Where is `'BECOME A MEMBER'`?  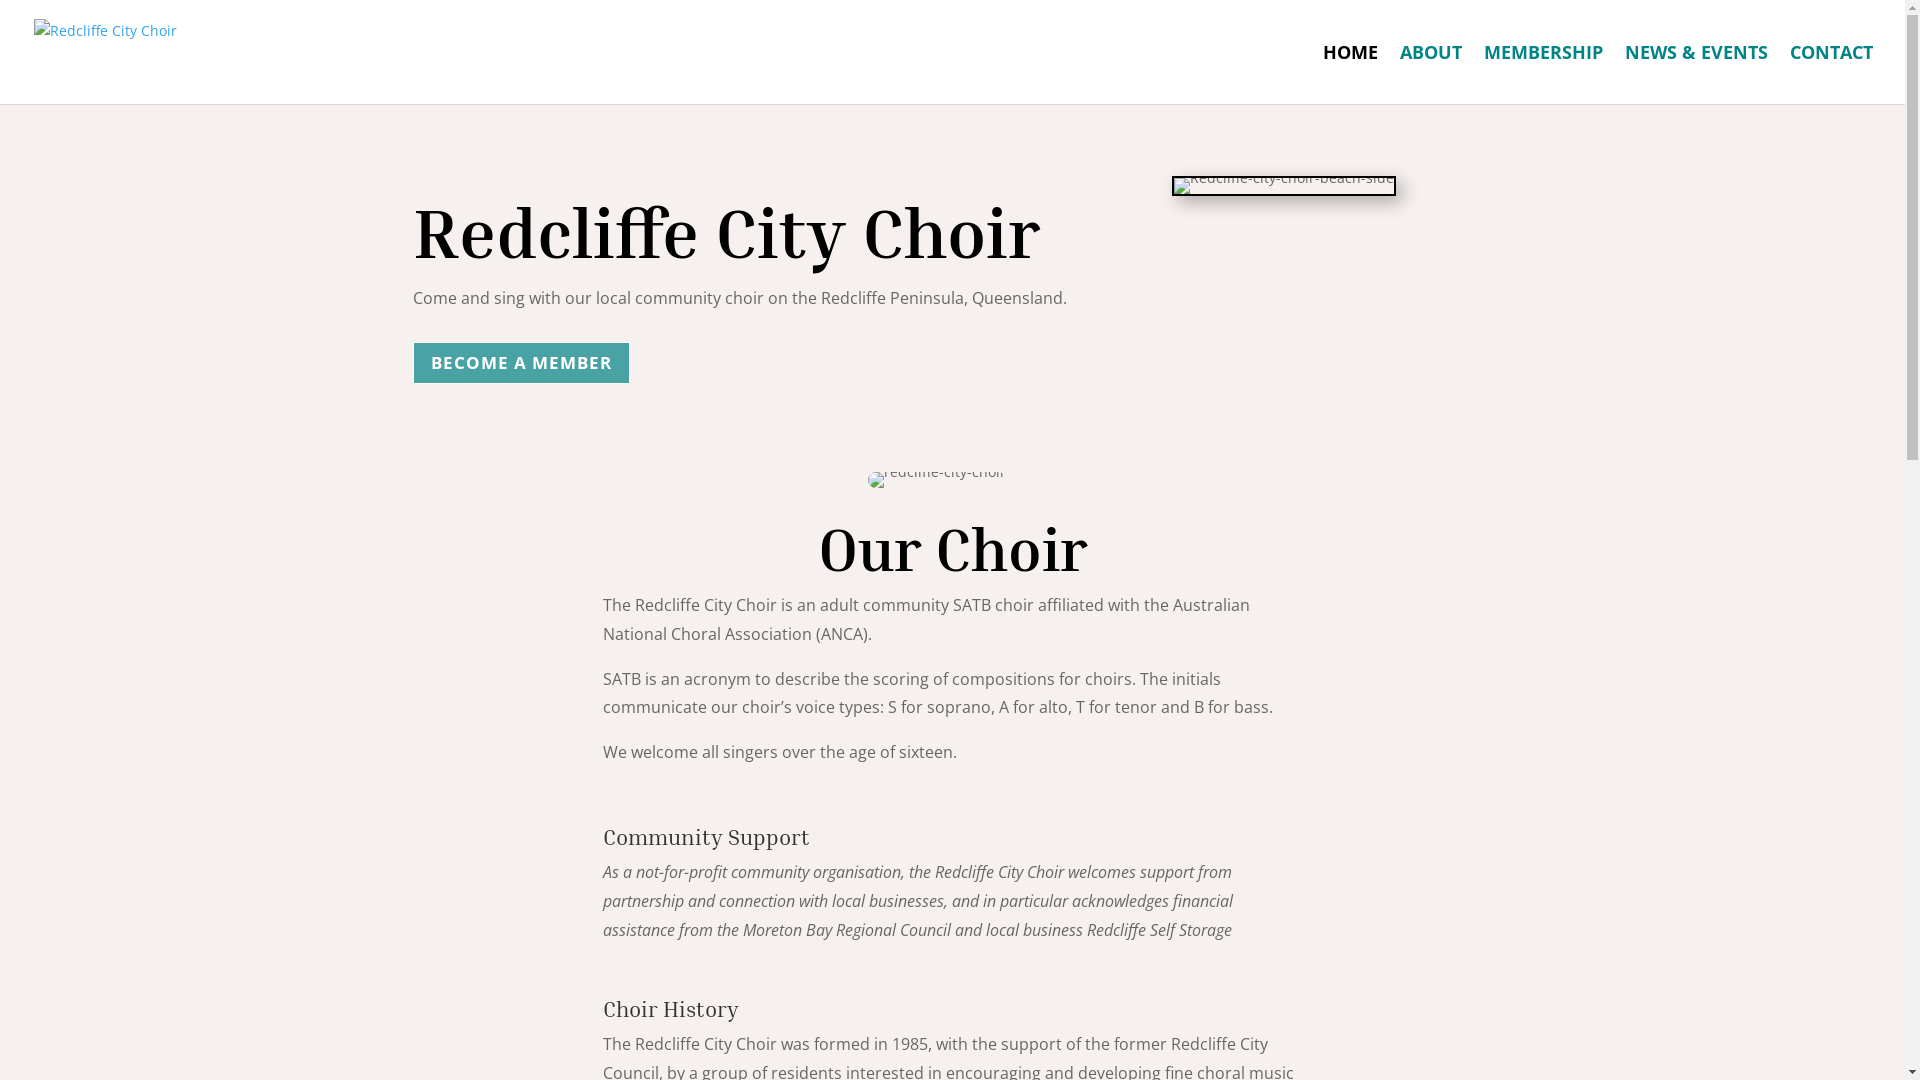
'BECOME A MEMBER' is located at coordinates (520, 362).